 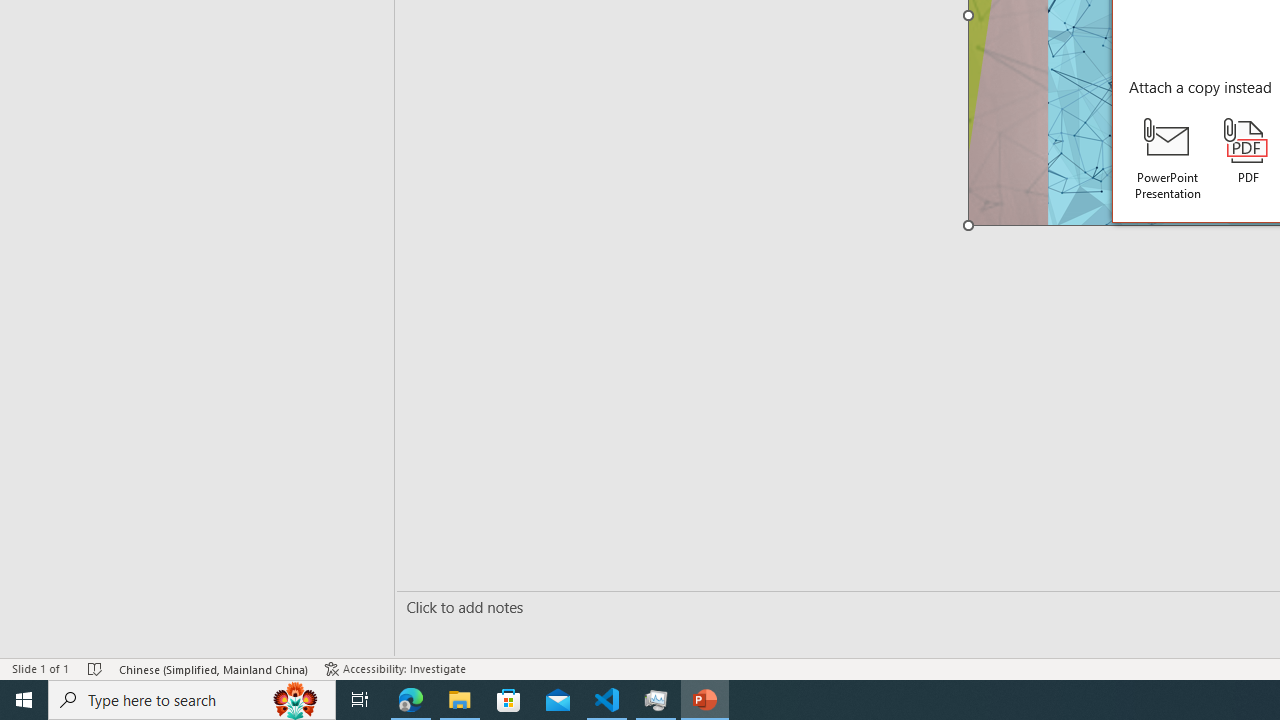 What do you see at coordinates (509, 698) in the screenshot?
I see `'Microsoft Store'` at bounding box center [509, 698].